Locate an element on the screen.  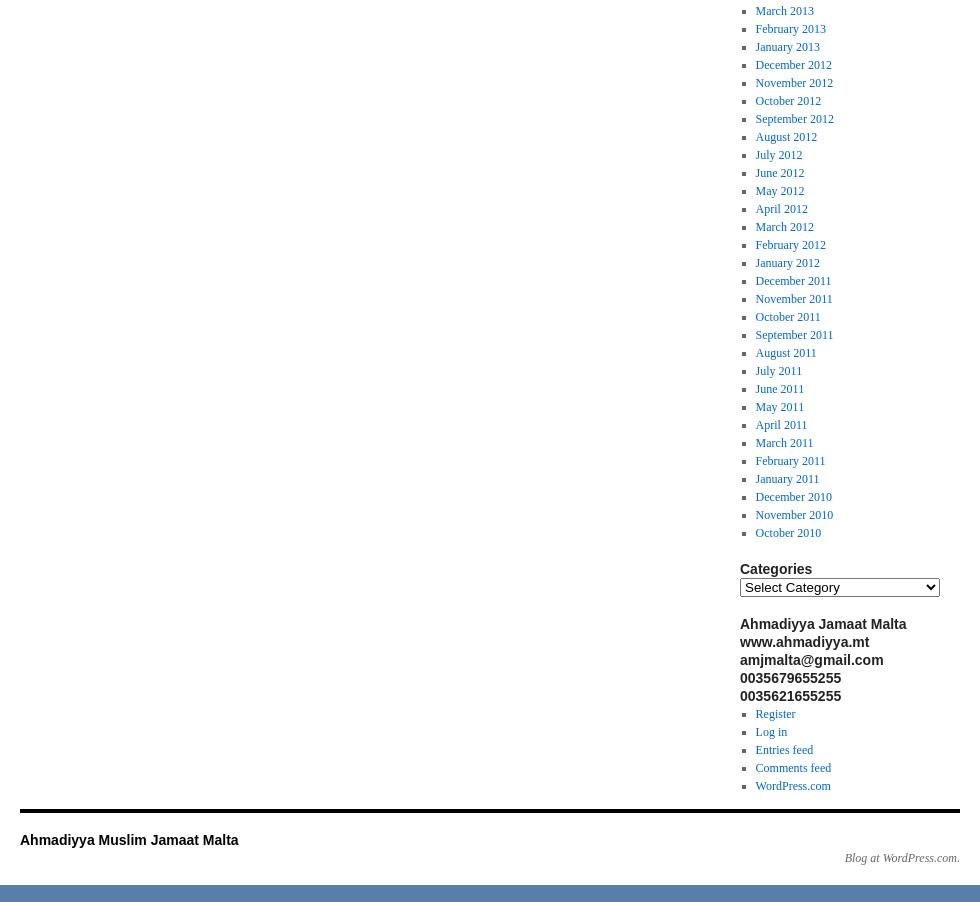
'April 2011' is located at coordinates (754, 424).